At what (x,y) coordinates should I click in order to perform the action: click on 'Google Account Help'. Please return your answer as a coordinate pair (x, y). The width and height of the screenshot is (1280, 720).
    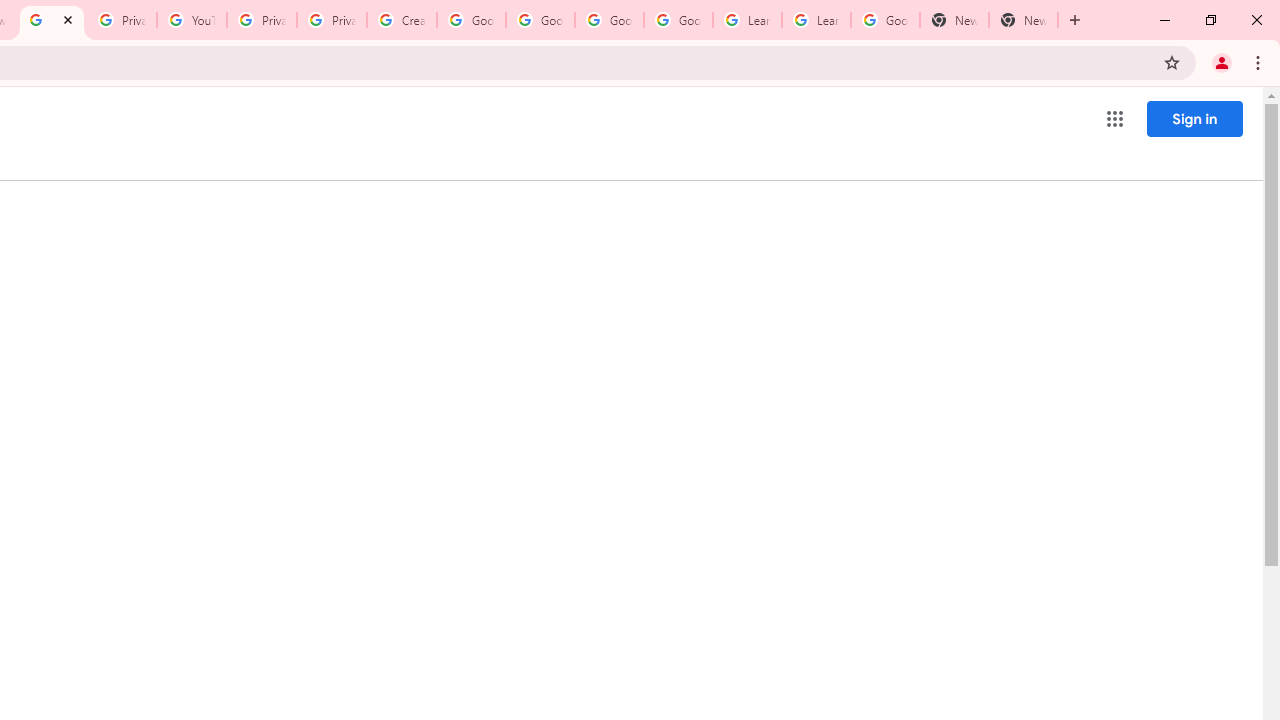
    Looking at the image, I should click on (470, 20).